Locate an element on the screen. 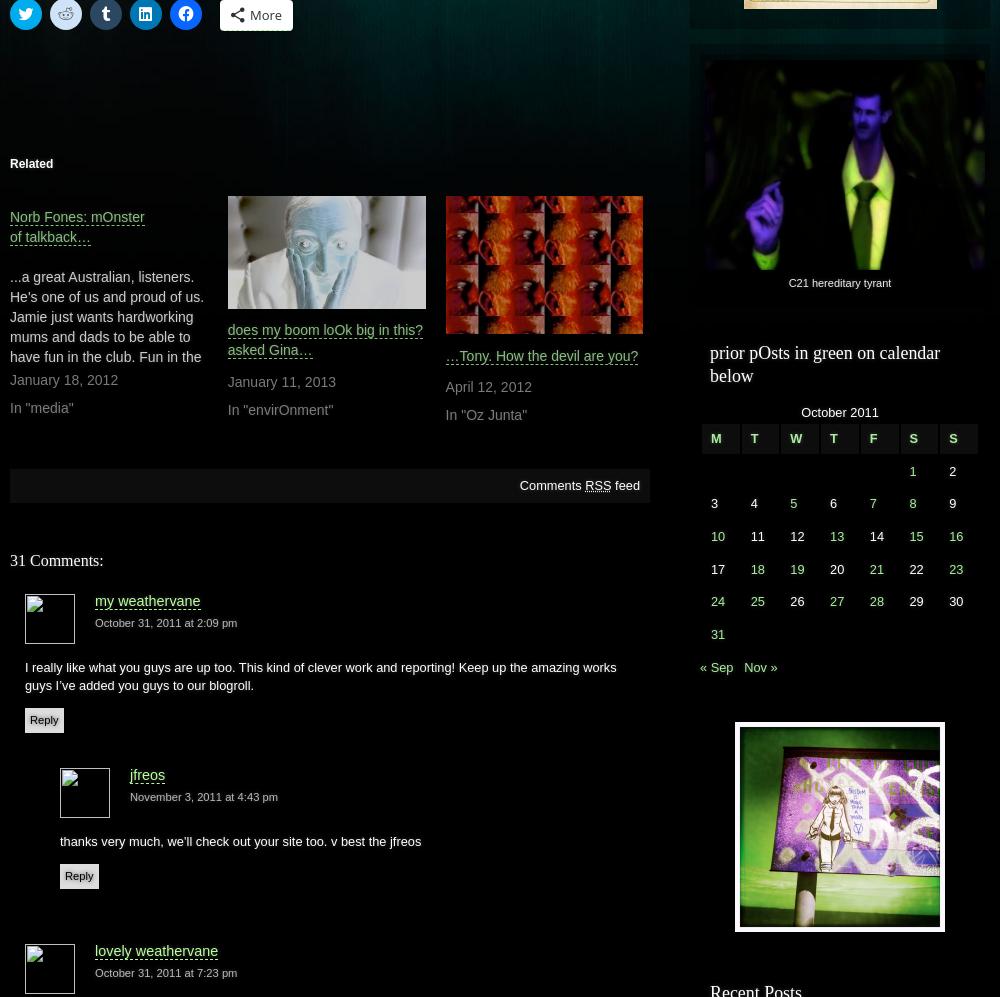 This screenshot has height=997, width=1000. '3' is located at coordinates (709, 502).